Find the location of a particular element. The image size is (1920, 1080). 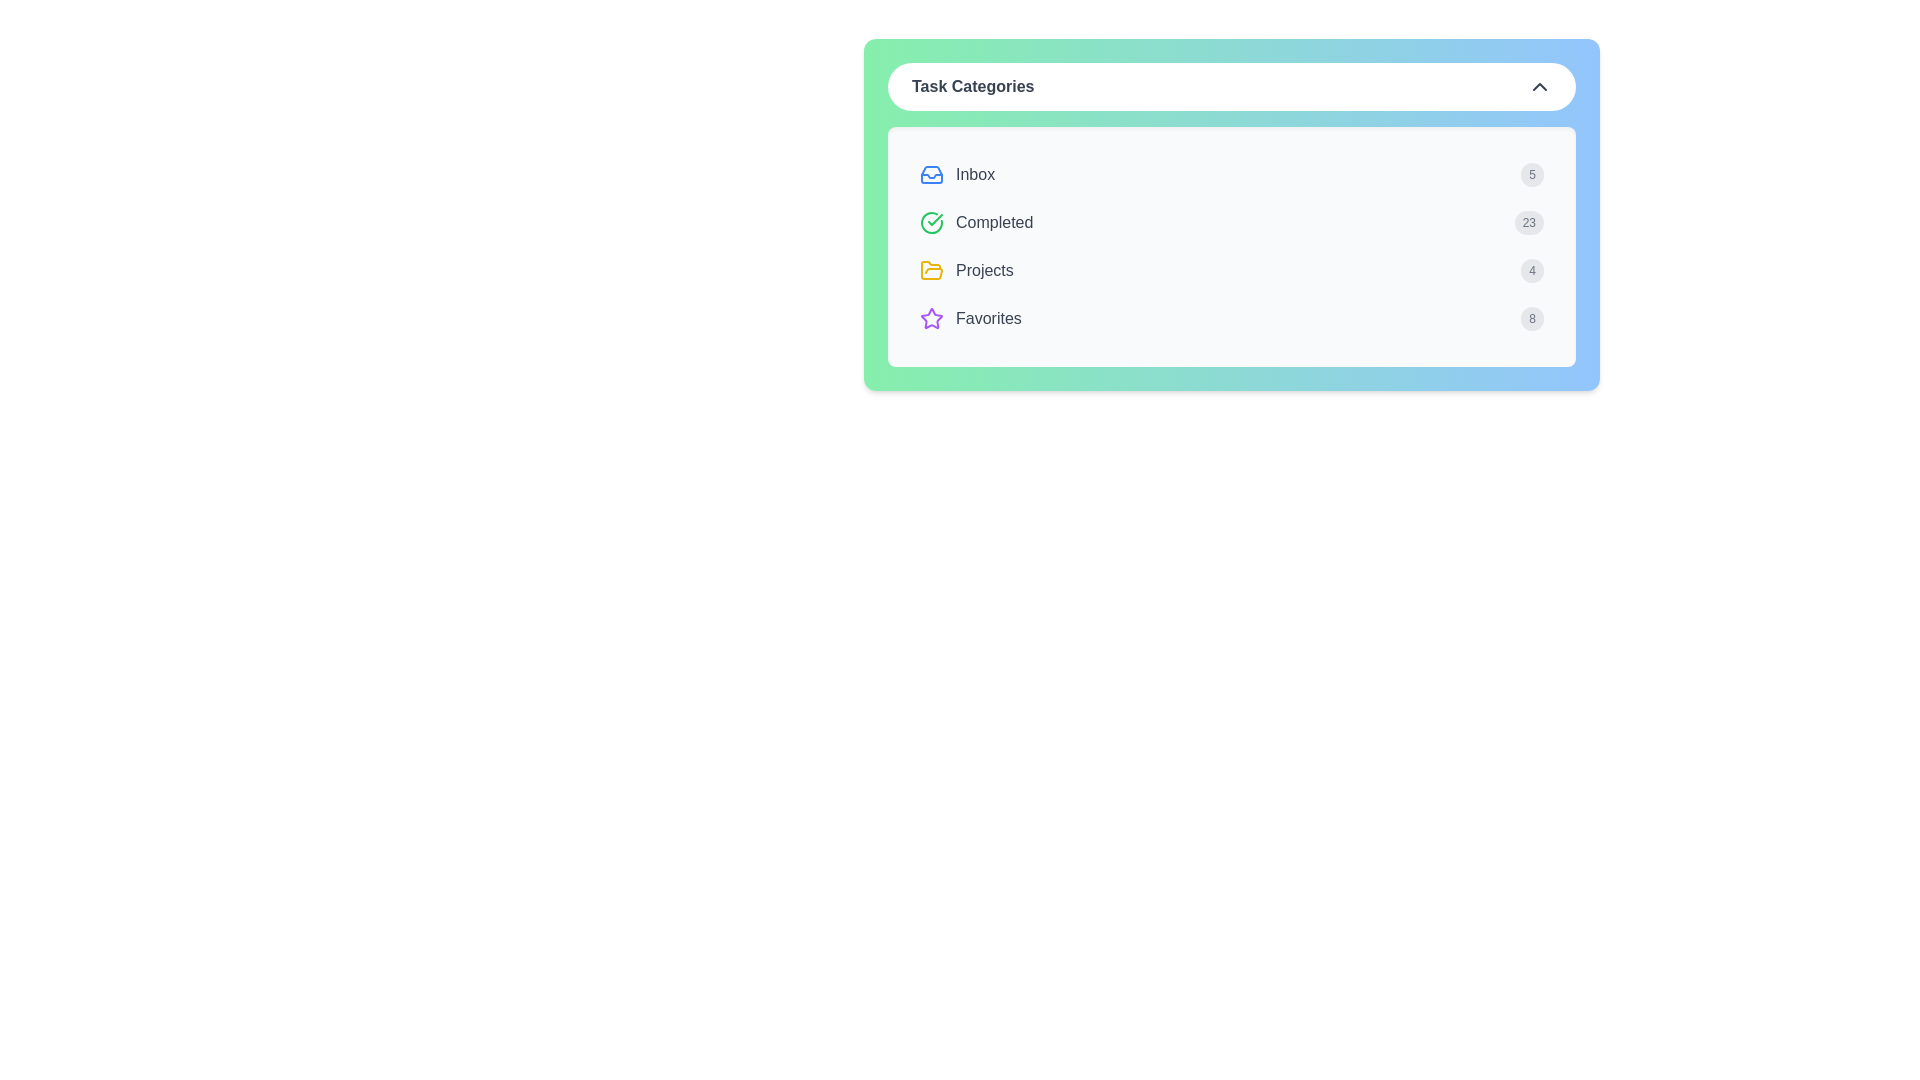

the chevron icon button located at the far-right end of the header bar titled 'Task Categories,' adjacent to the text label to expand or collapse the associated task categories list is located at coordinates (1539, 86).